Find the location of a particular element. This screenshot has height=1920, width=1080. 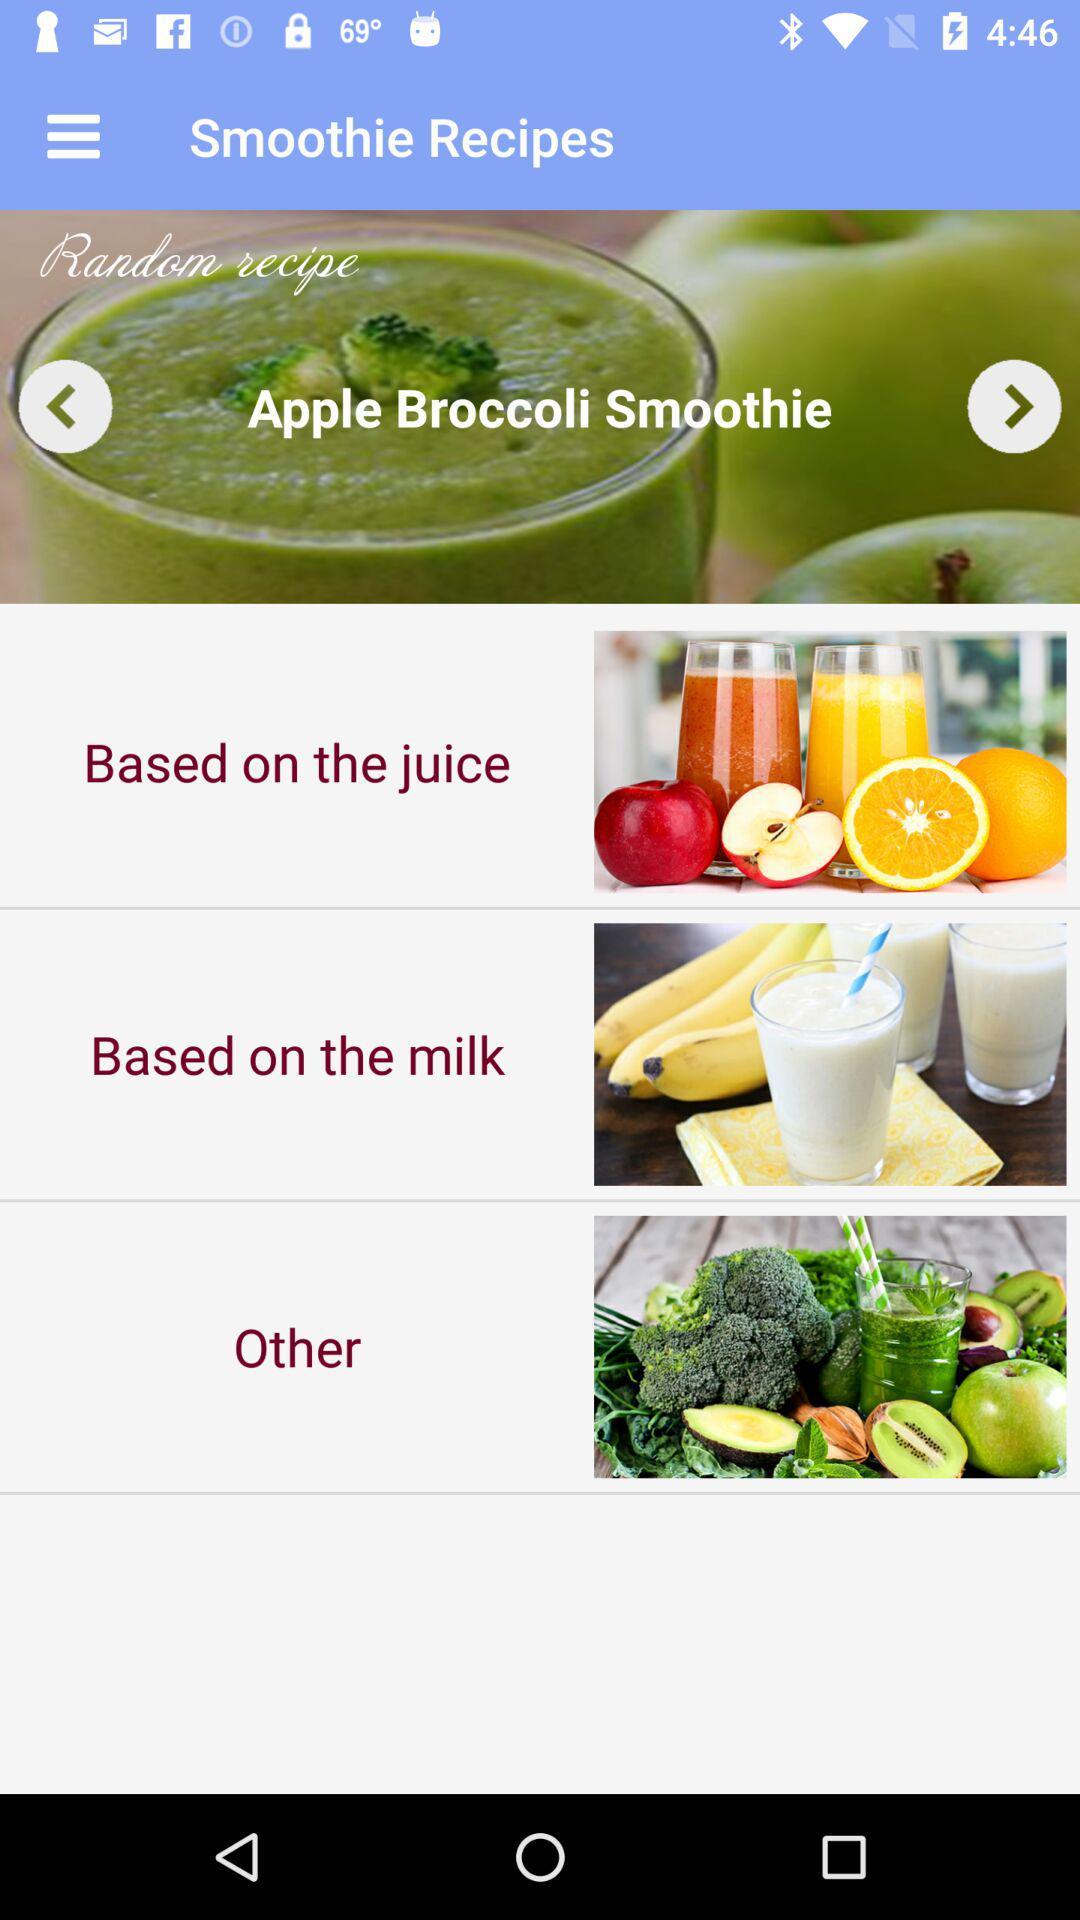

next is located at coordinates (1014, 405).